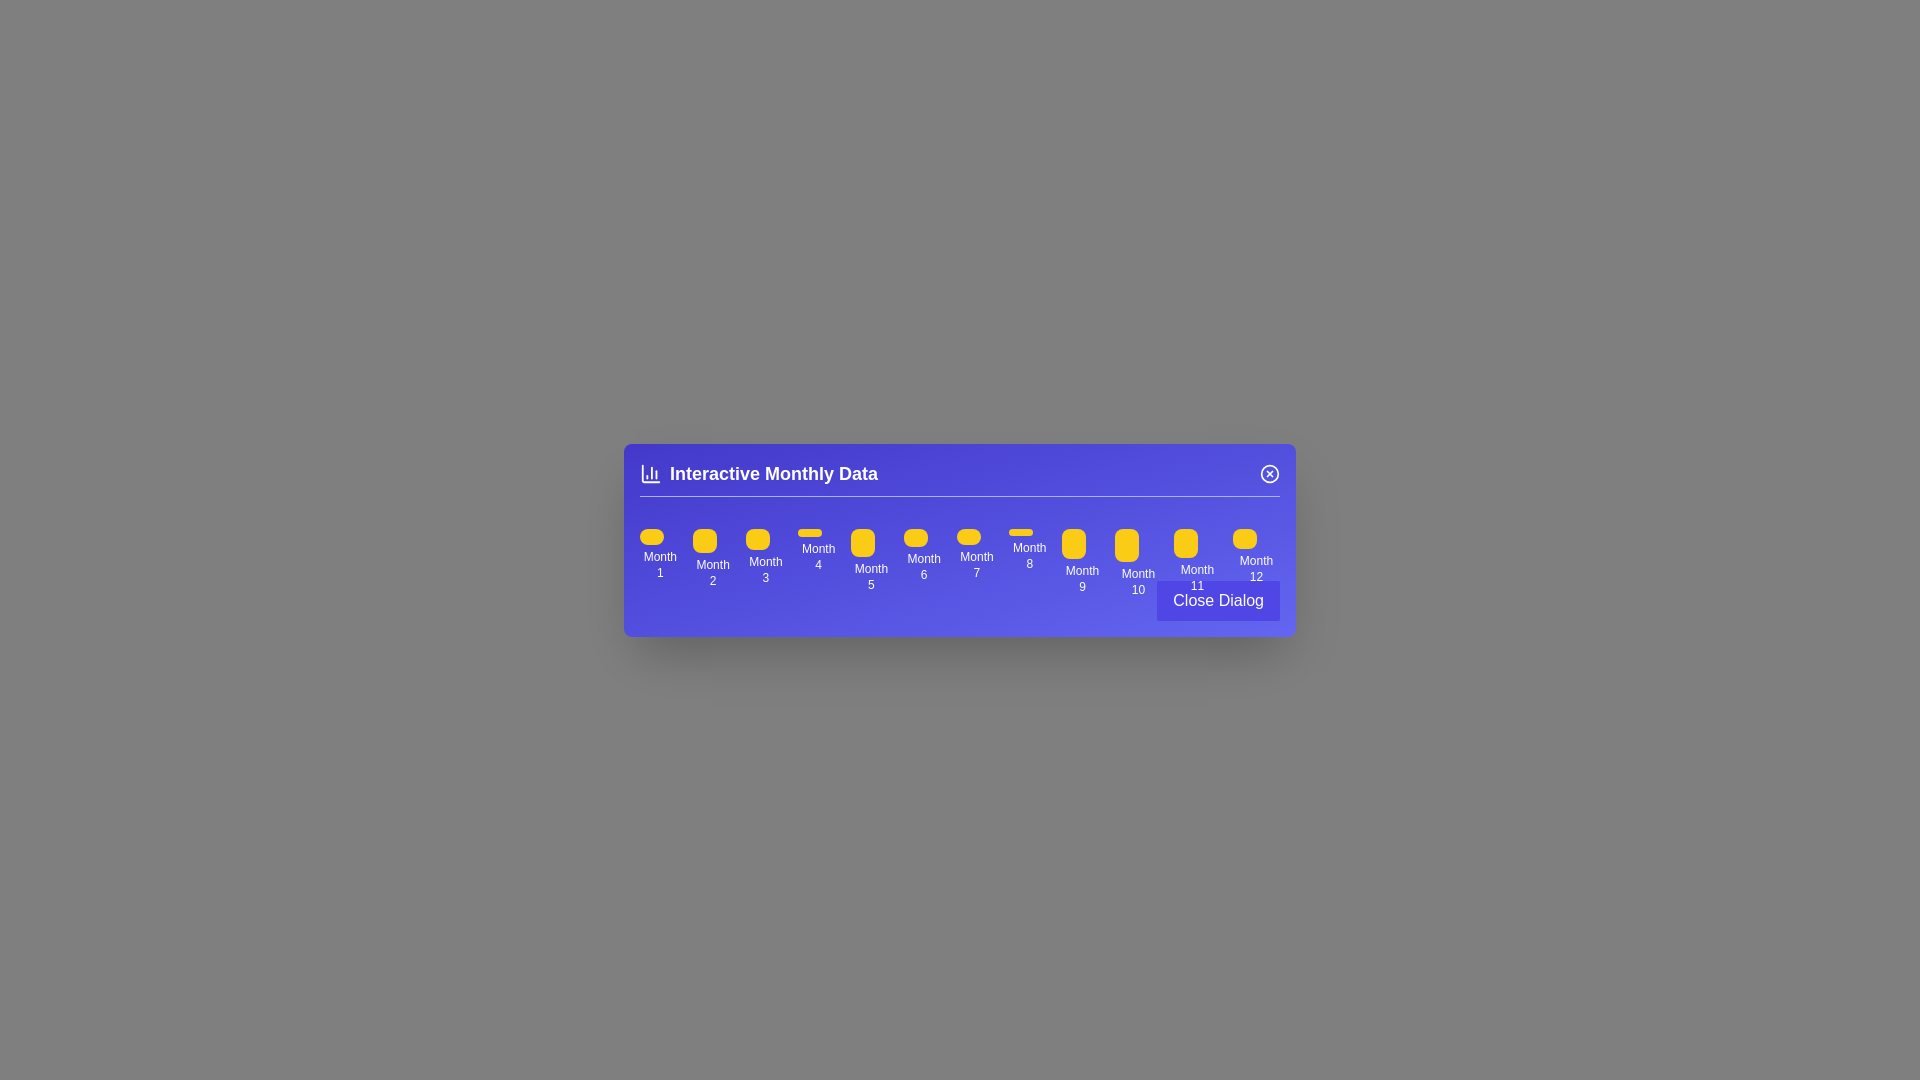 Image resolution: width=1920 pixels, height=1080 pixels. What do you see at coordinates (1217, 599) in the screenshot?
I see `the 'Close Dialog' button to dismiss the dialog` at bounding box center [1217, 599].